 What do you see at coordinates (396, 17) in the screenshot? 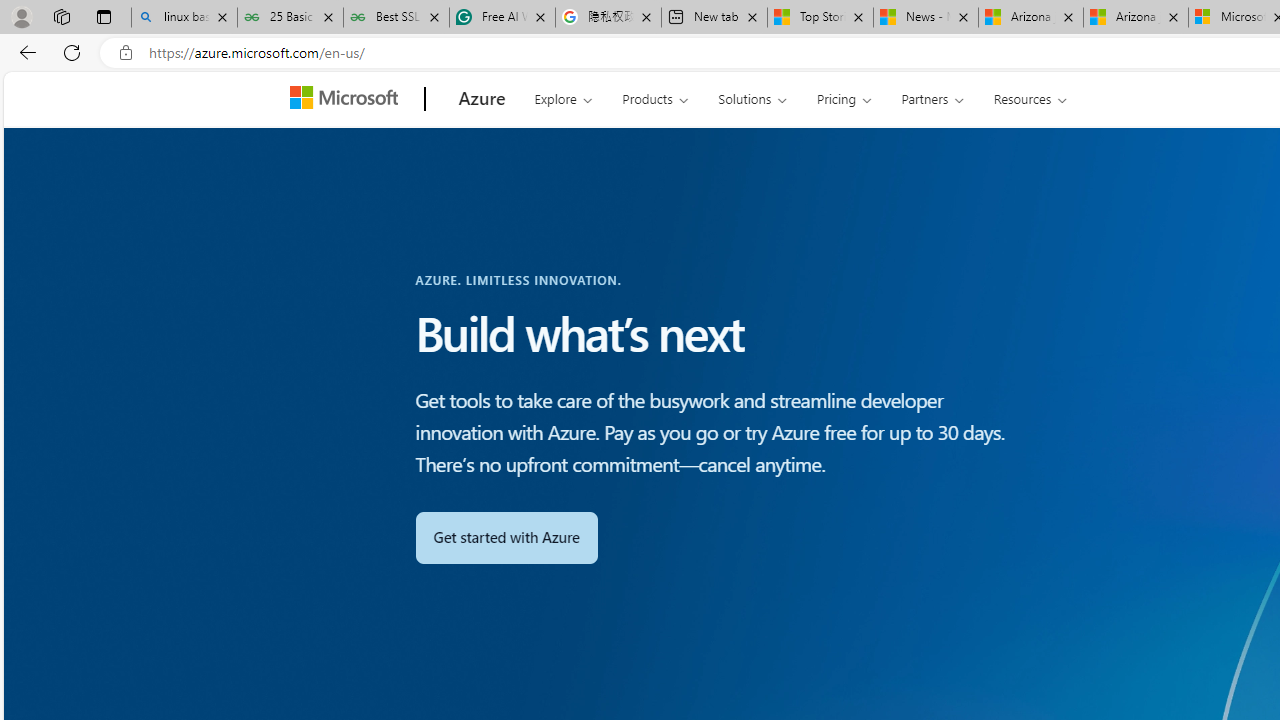
I see `'Best SSL Certificates Provider in India - GeeksforGeeks'` at bounding box center [396, 17].